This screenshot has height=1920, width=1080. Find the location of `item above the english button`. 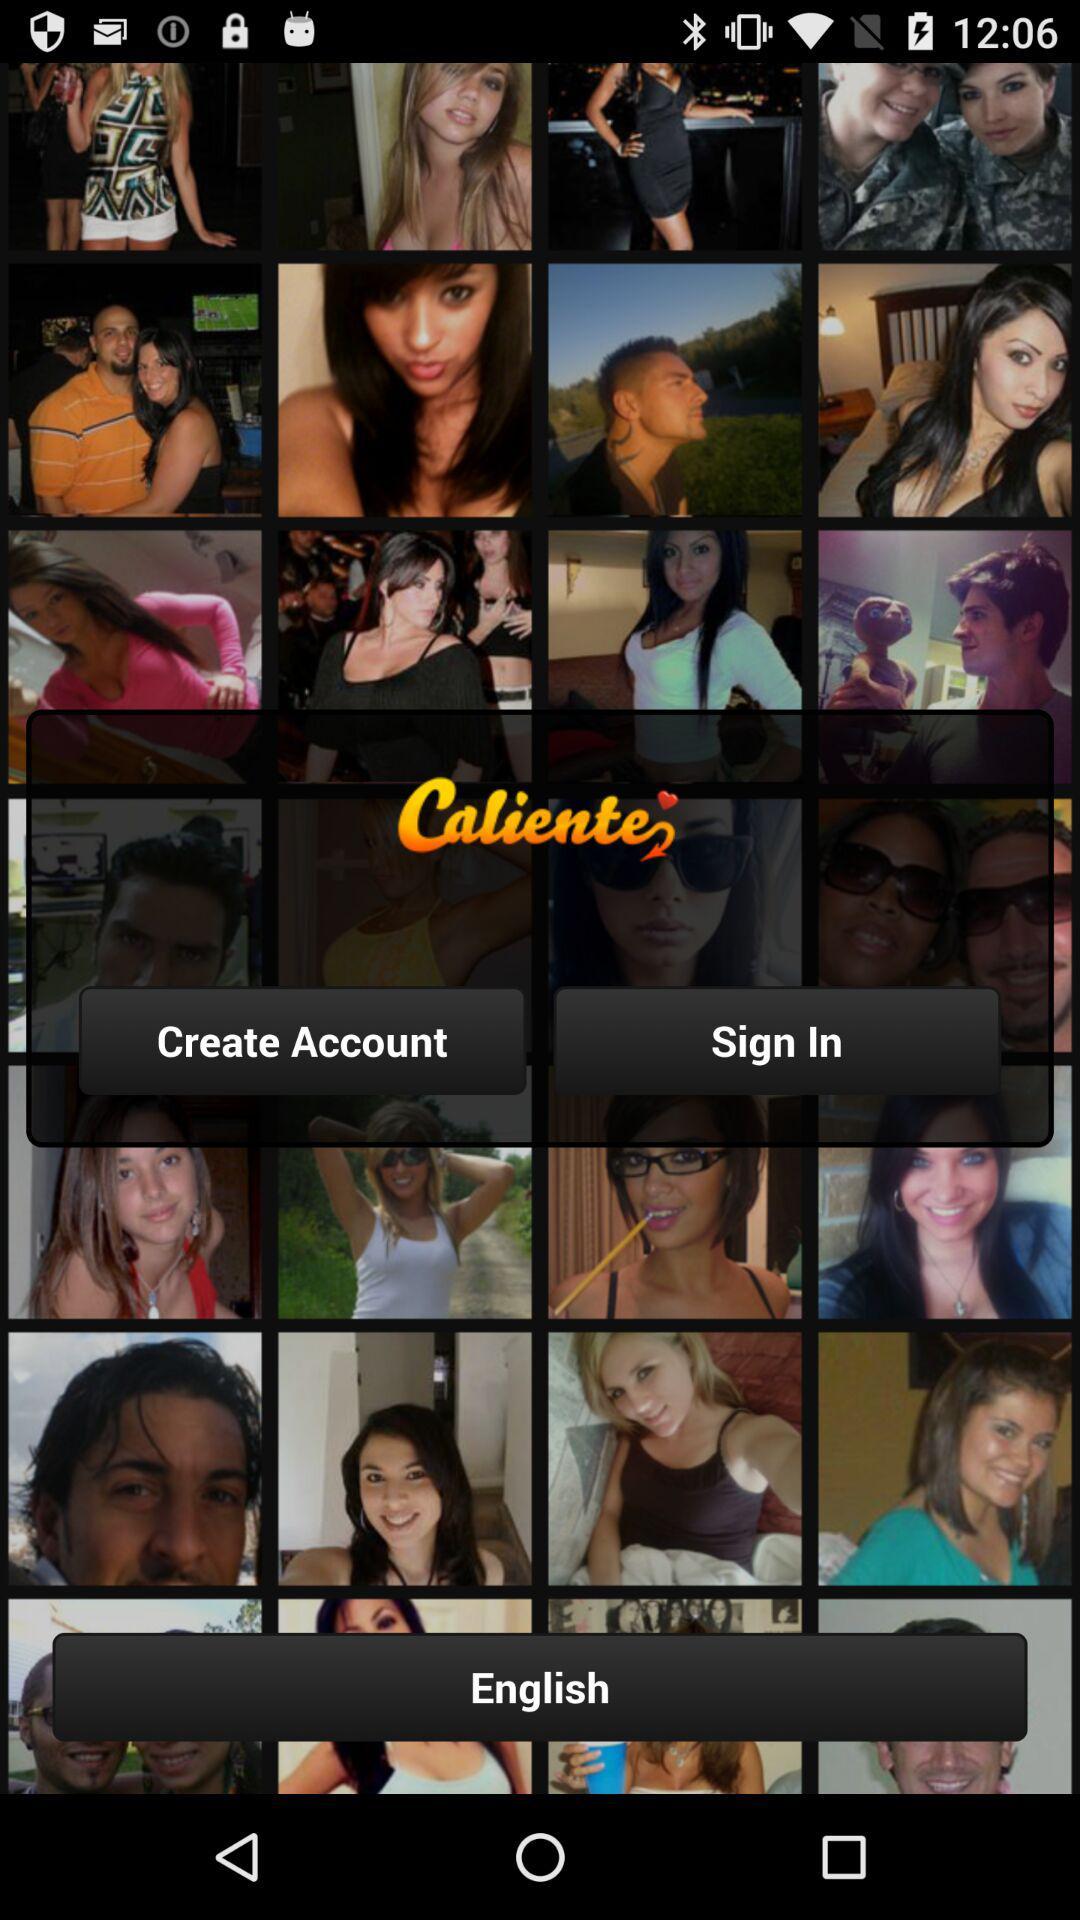

item above the english button is located at coordinates (302, 1040).